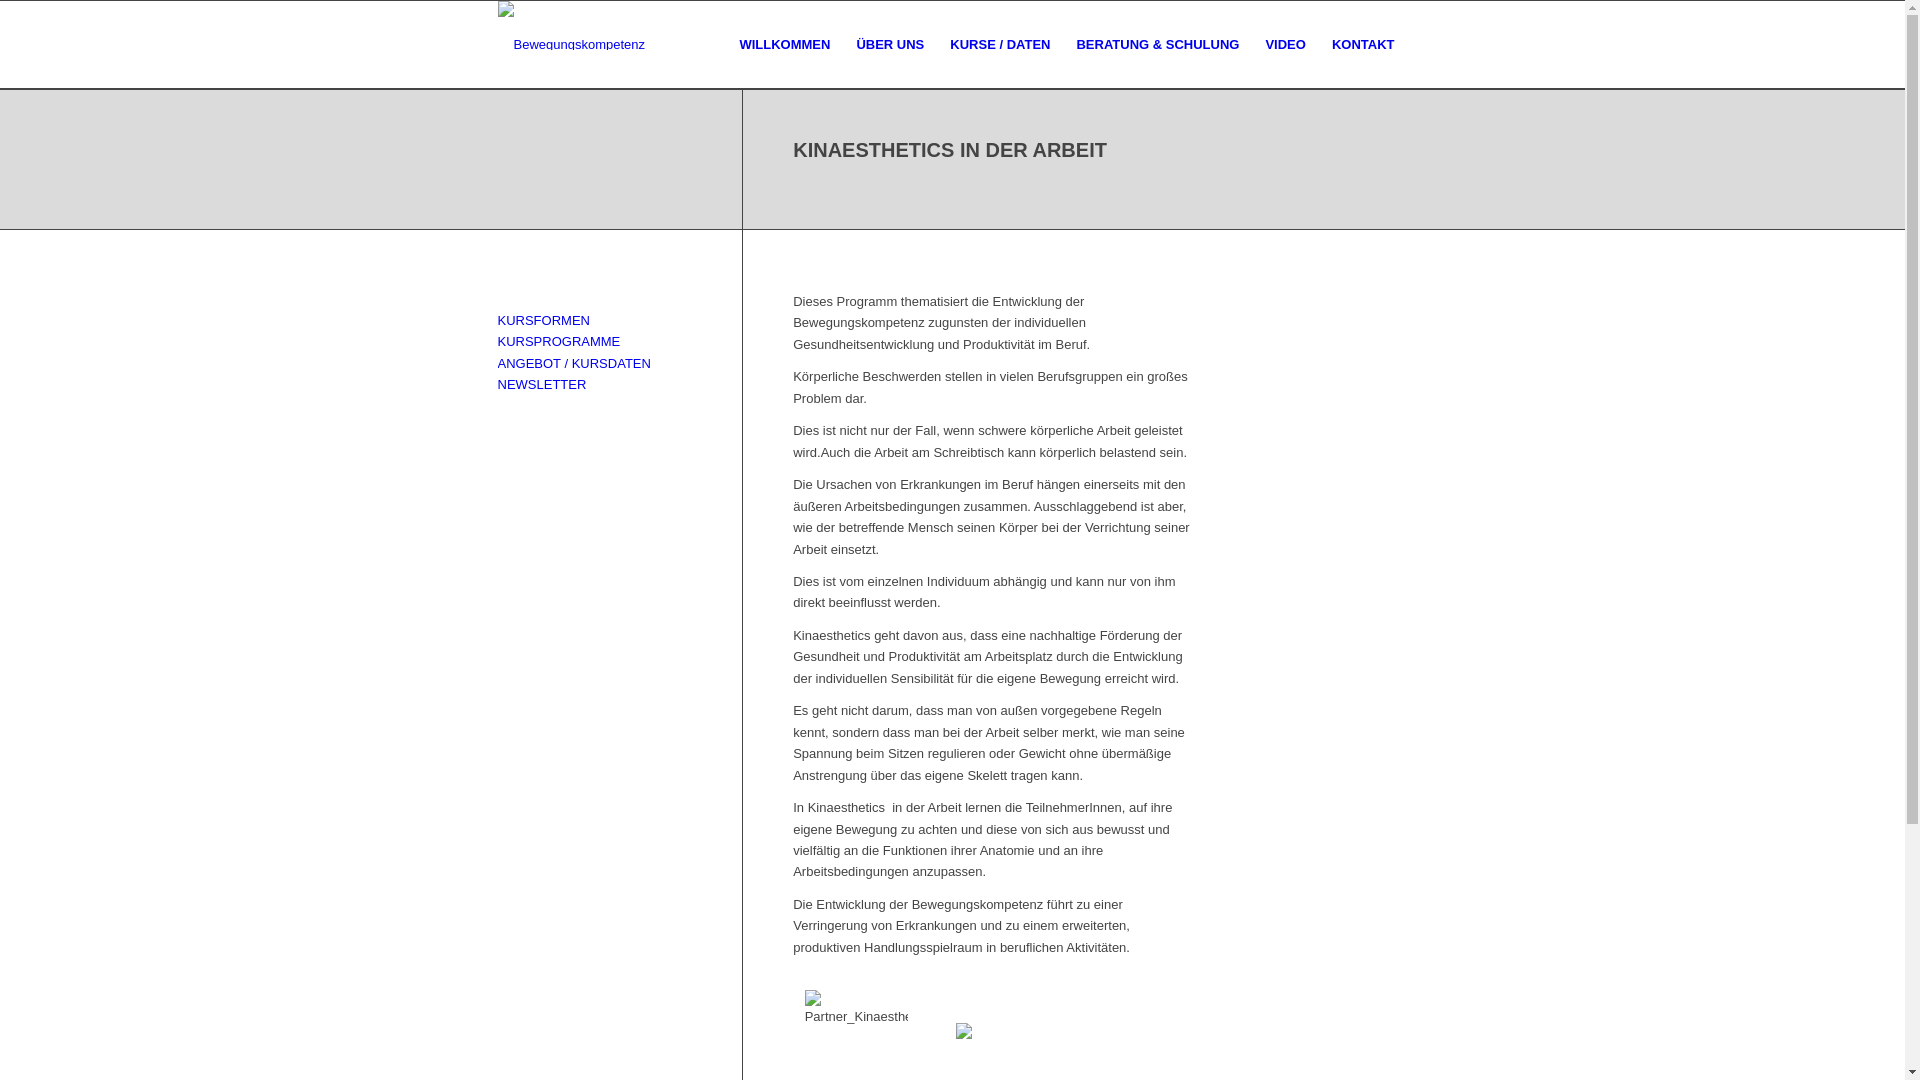 This screenshot has width=1920, height=1080. I want to click on 'BERATUNG & SCHULUNG', so click(1157, 45).